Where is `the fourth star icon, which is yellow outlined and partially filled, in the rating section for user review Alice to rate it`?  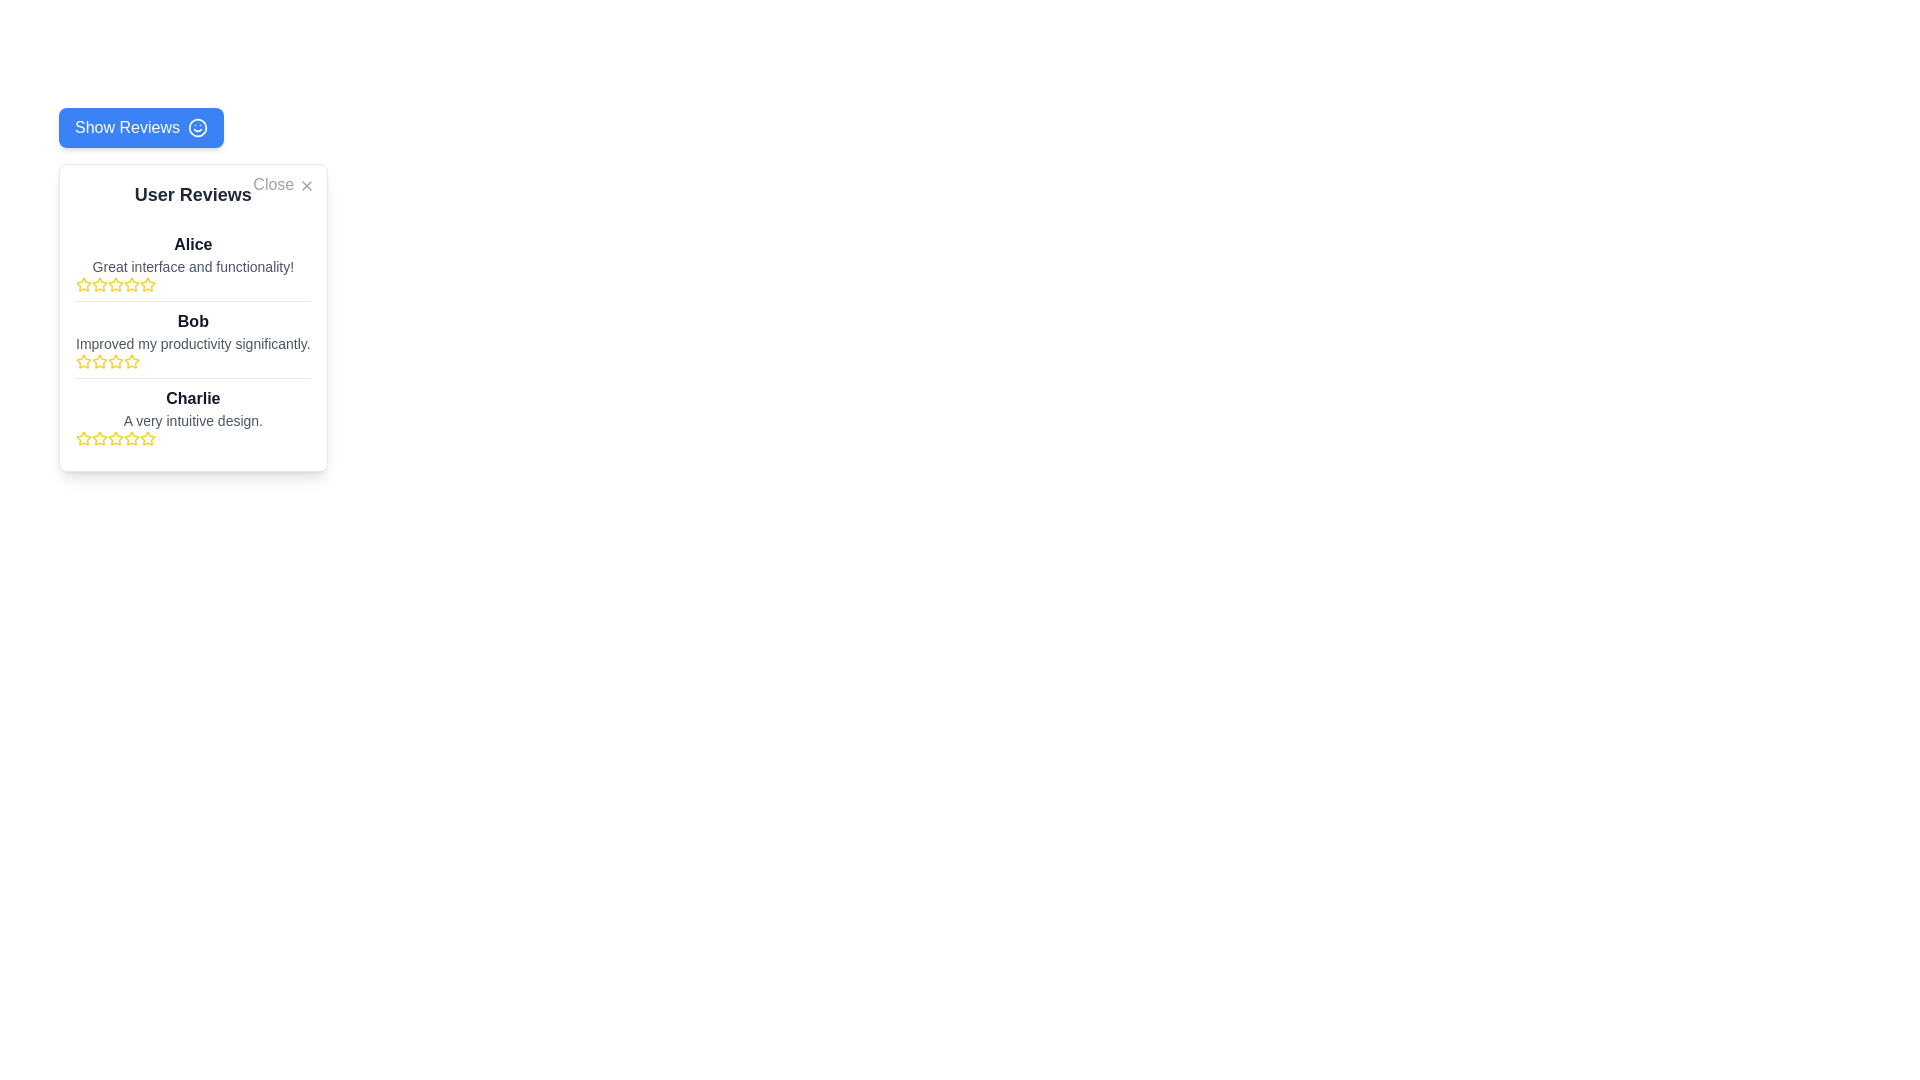
the fourth star icon, which is yellow outlined and partially filled, in the rating section for user review Alice to rate it is located at coordinates (131, 284).